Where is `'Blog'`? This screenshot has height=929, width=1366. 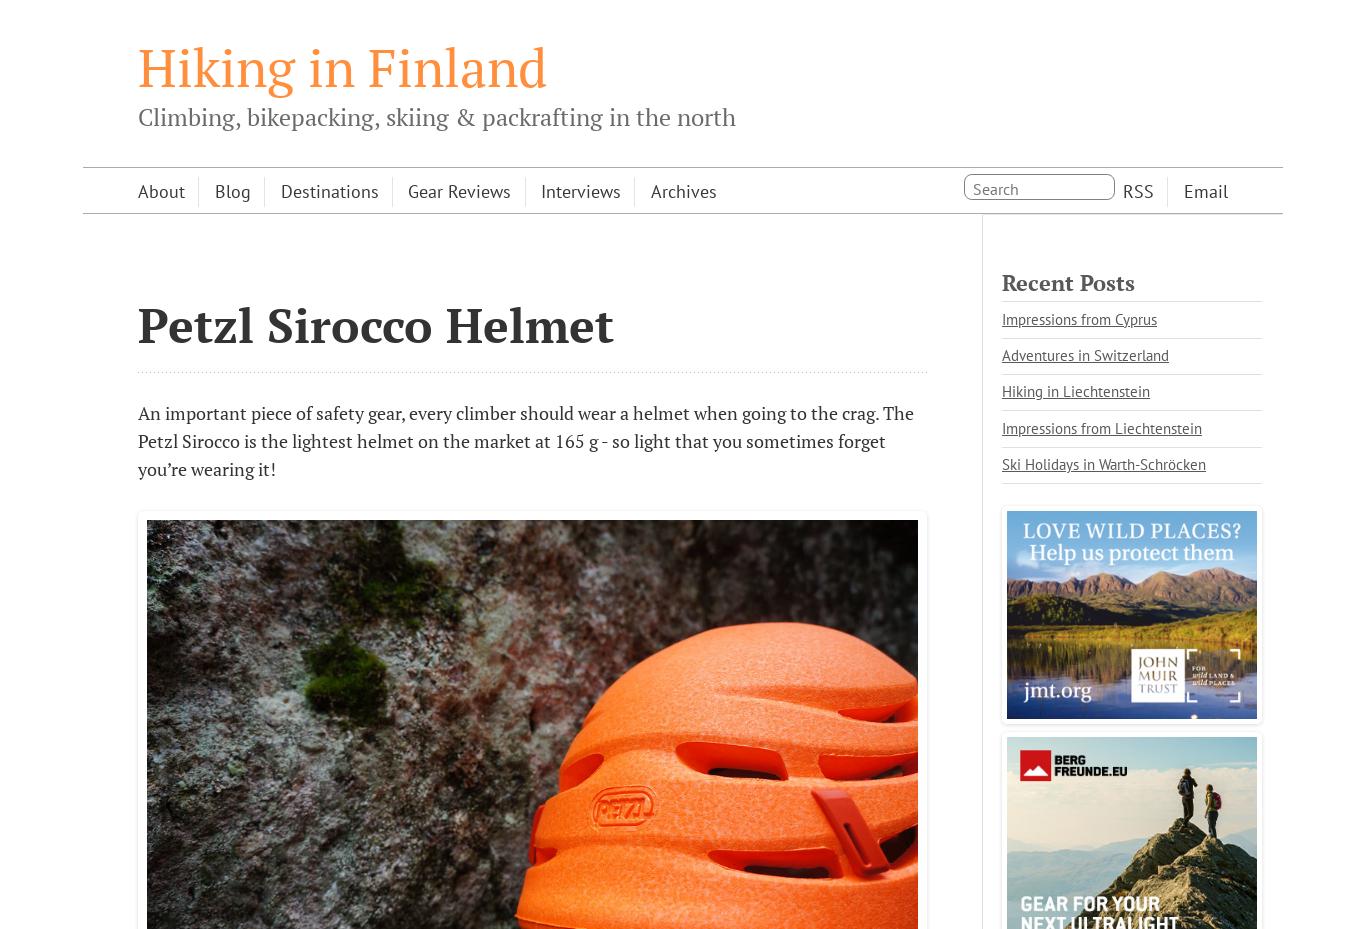 'Blog' is located at coordinates (213, 190).